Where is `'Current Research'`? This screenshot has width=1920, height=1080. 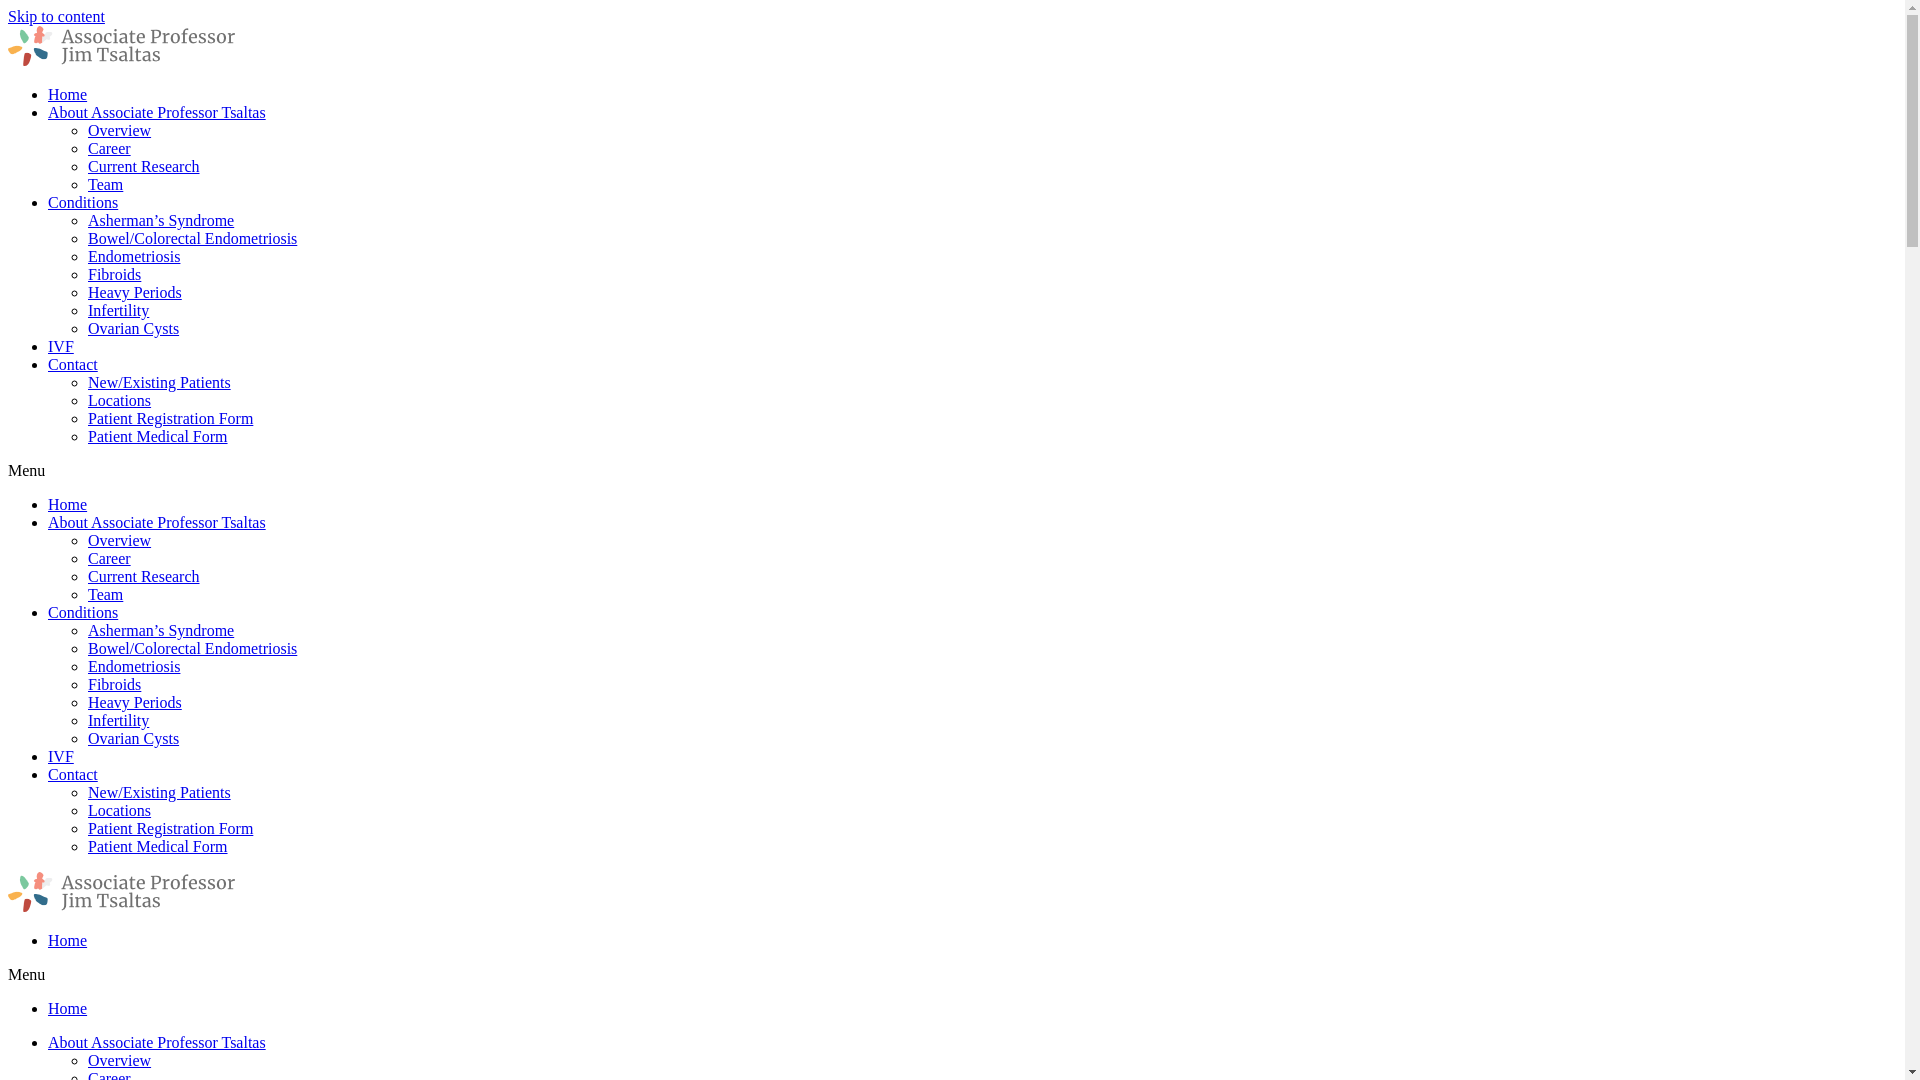
'Current Research' is located at coordinates (143, 576).